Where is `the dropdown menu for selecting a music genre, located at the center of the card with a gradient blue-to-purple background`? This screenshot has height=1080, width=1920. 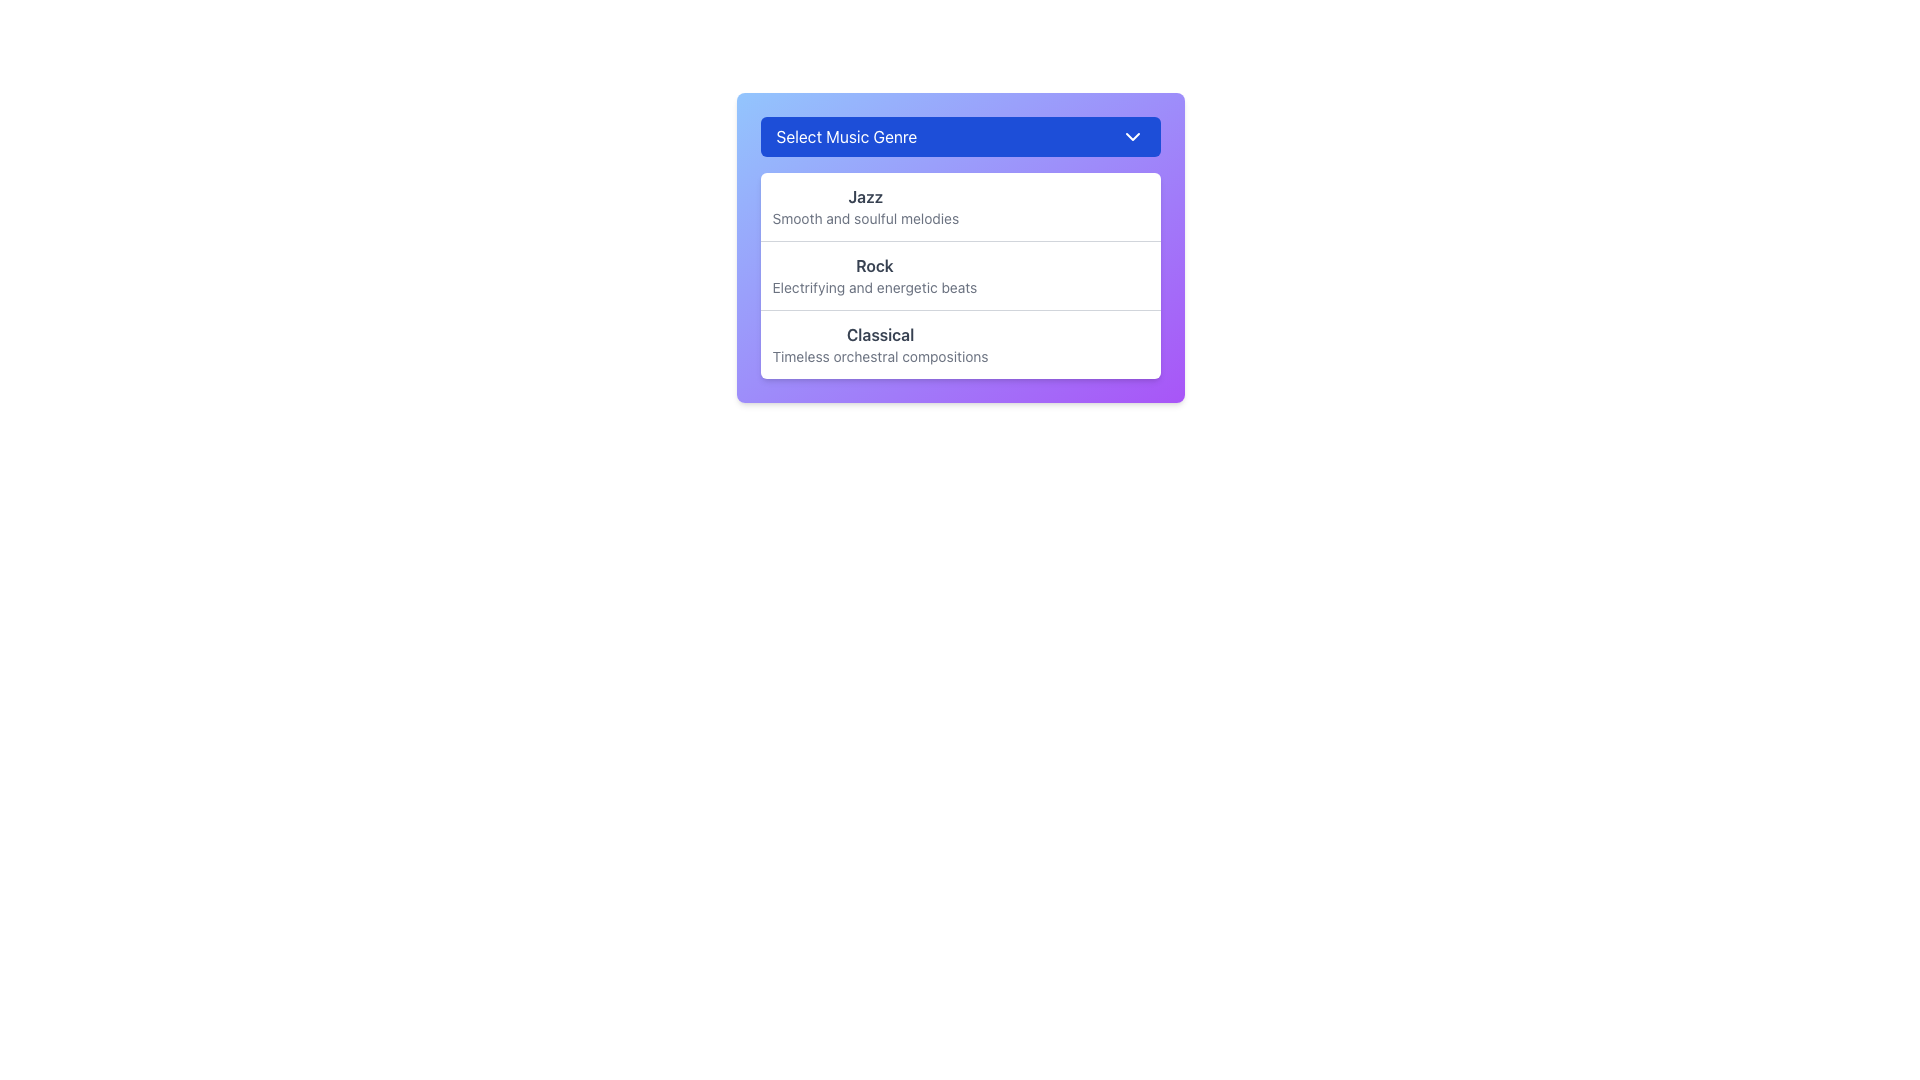
the dropdown menu for selecting a music genre, located at the center of the card with a gradient blue-to-purple background is located at coordinates (960, 136).